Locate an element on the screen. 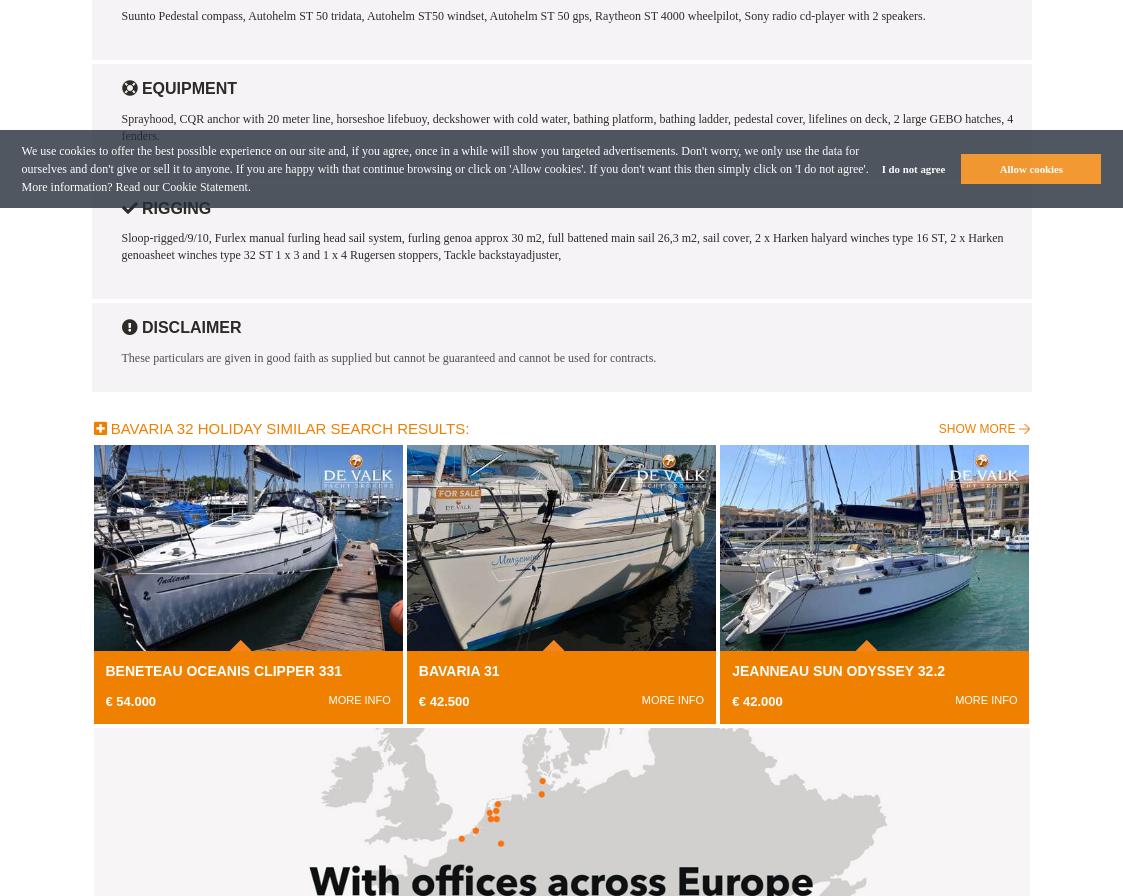 The width and height of the screenshot is (1123, 896). 'We use cookies to offer the best possible experience on our site and, if you agree, once in a while will show you targeted advertisements. Don't worry, we only use the data for ourselves and don't give or sell it to anyone. If you are happy with that continue browsing or click on 'Allow cookies'. If you don't want this then simply click on 'I do not agree'. More information? Read our' is located at coordinates (443, 168).